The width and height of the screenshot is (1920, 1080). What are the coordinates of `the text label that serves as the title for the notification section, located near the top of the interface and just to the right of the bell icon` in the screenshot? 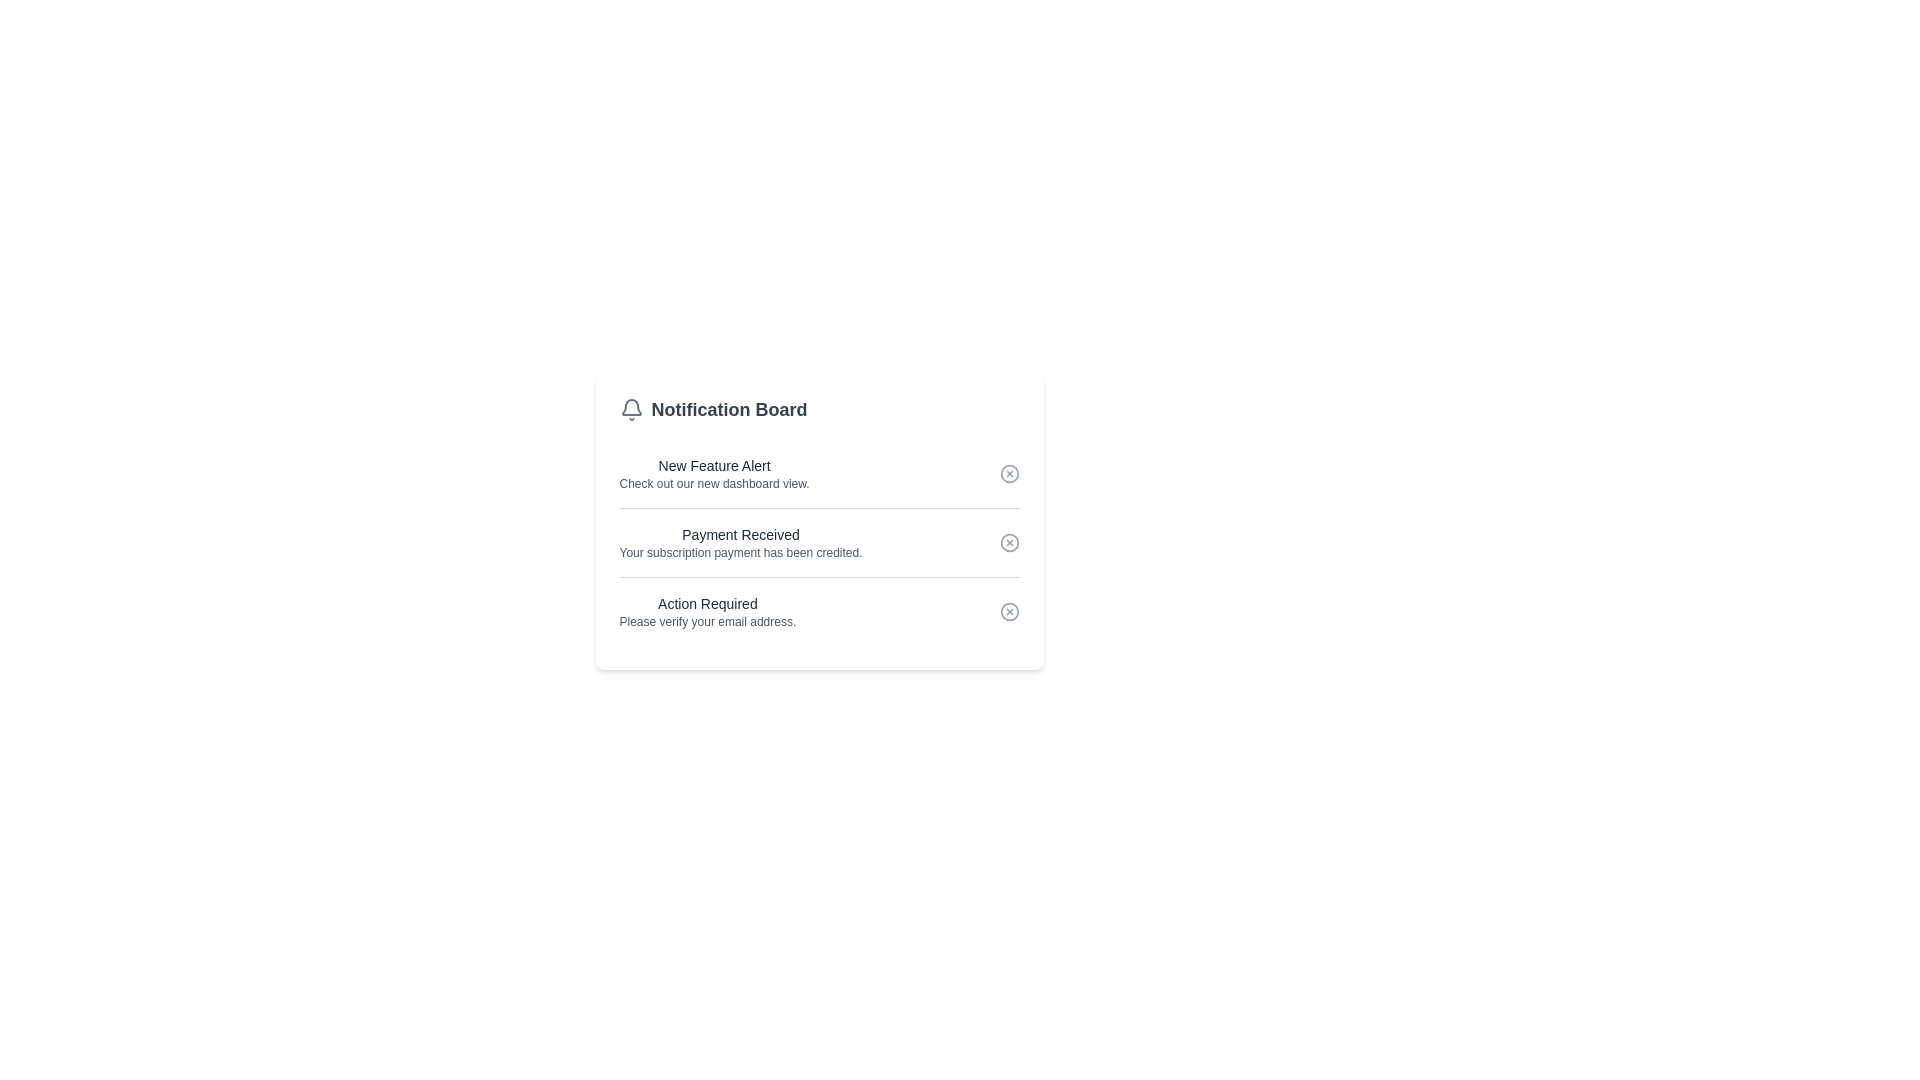 It's located at (728, 408).